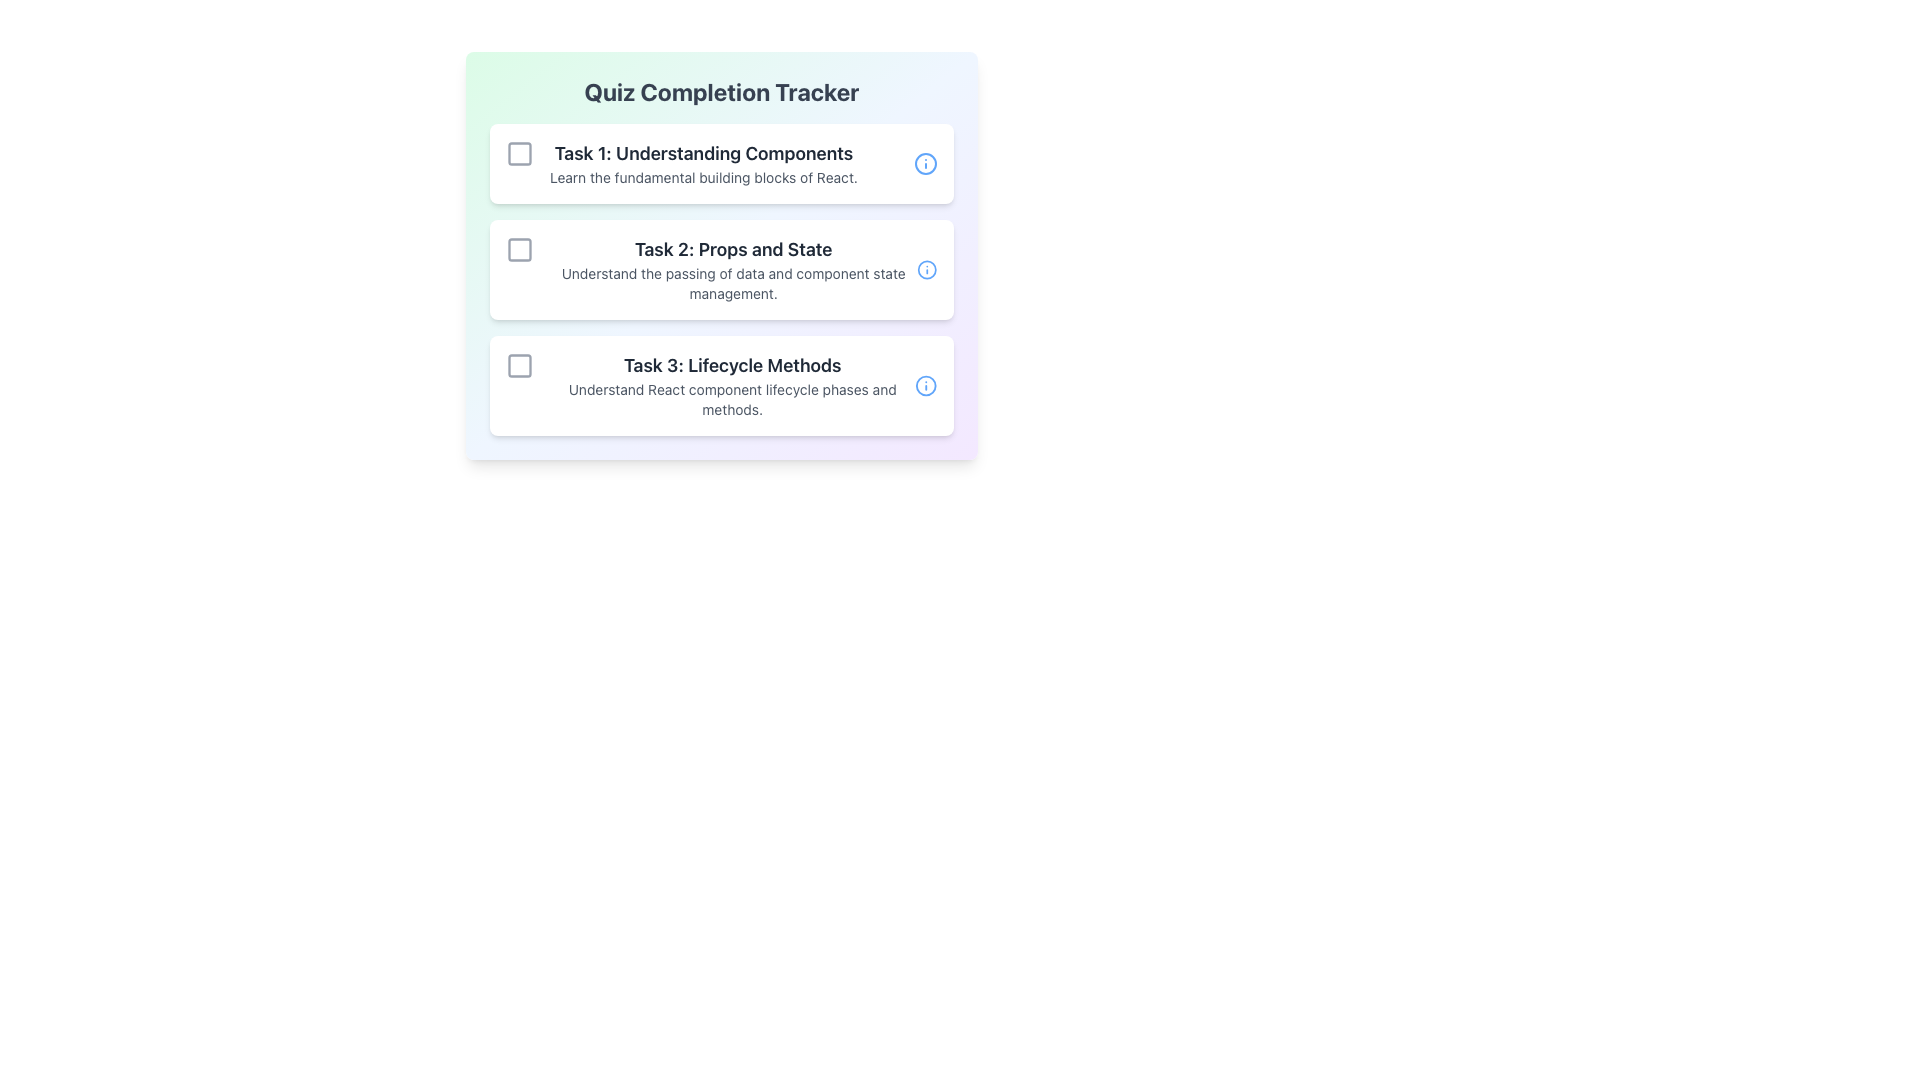 Image resolution: width=1920 pixels, height=1080 pixels. Describe the element at coordinates (731, 400) in the screenshot. I see `the static text element that reads 'Understand React component lifecycle phases and methods.' located in the 'Task 3: Lifecycle Methods' section of the 'Quiz Completion Tracker' interface` at that location.